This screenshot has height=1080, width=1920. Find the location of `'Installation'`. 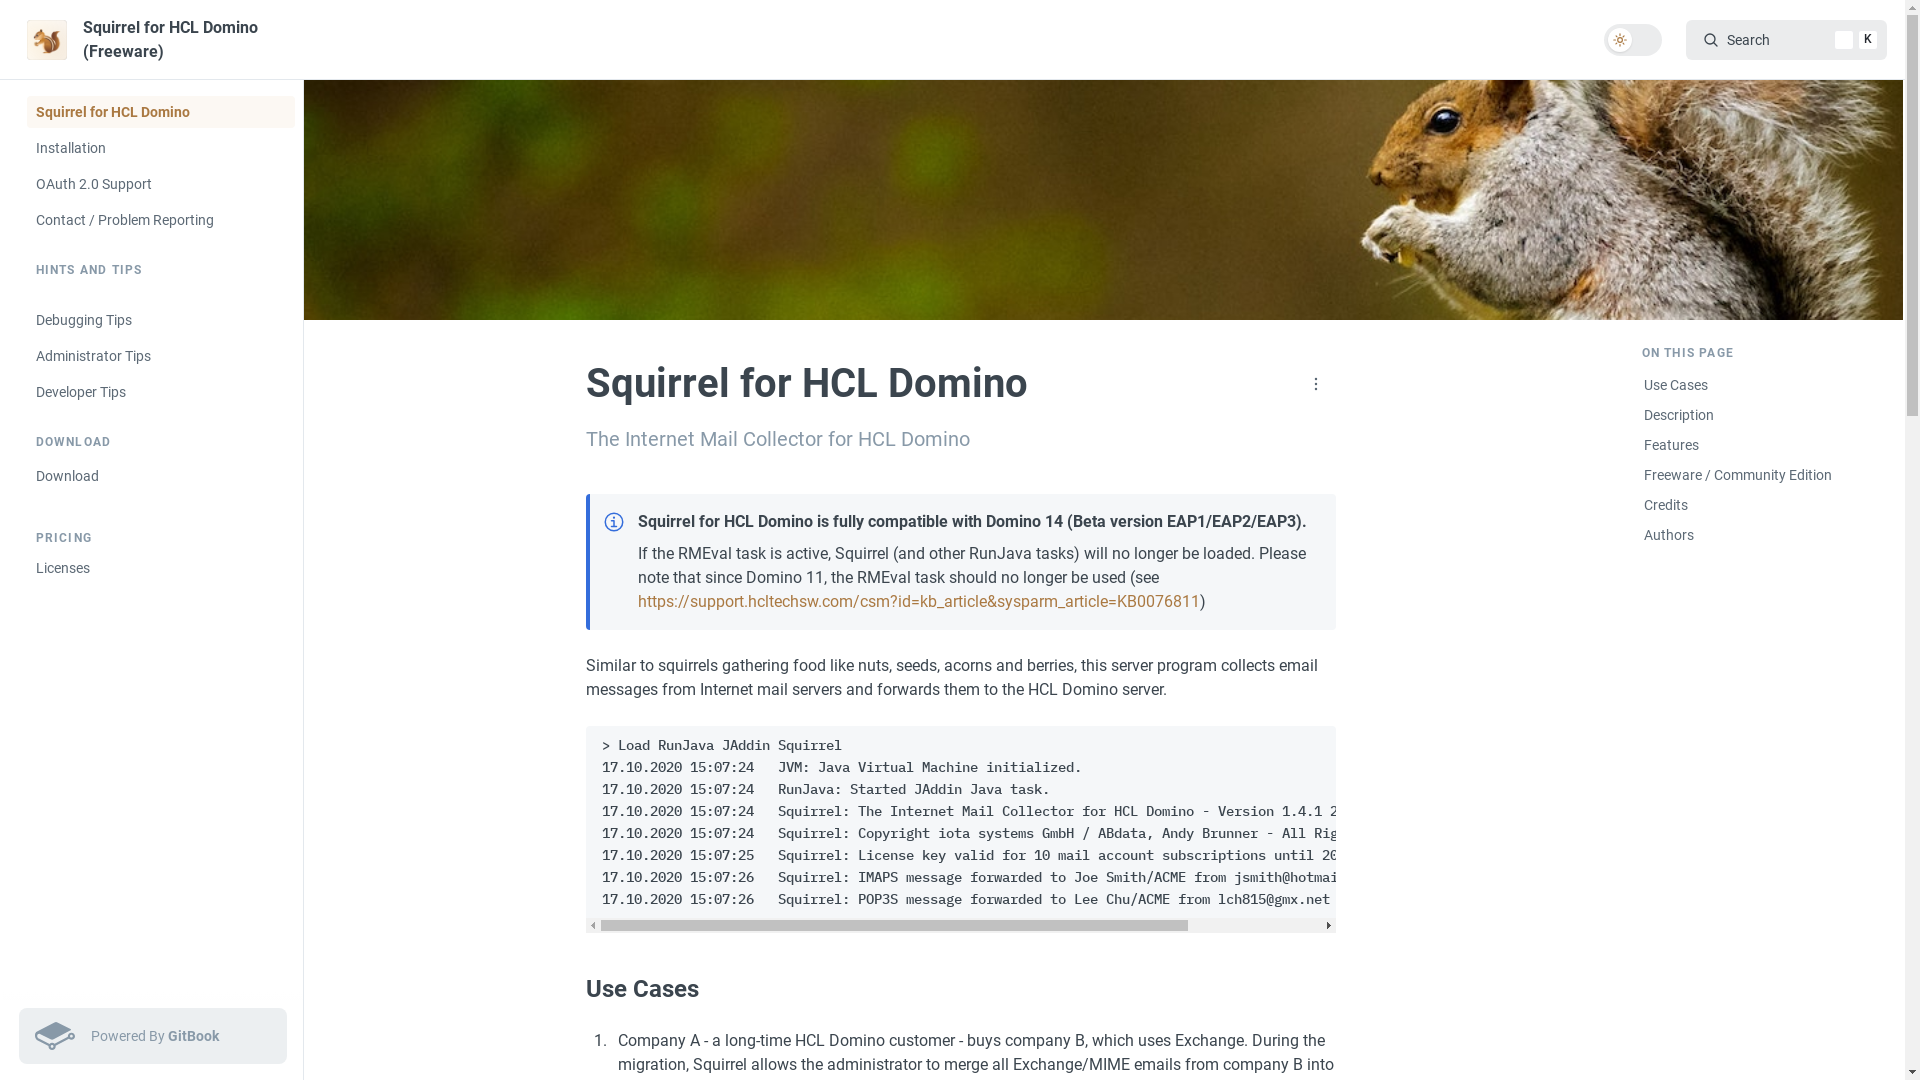

'Installation' is located at coordinates (158, 146).